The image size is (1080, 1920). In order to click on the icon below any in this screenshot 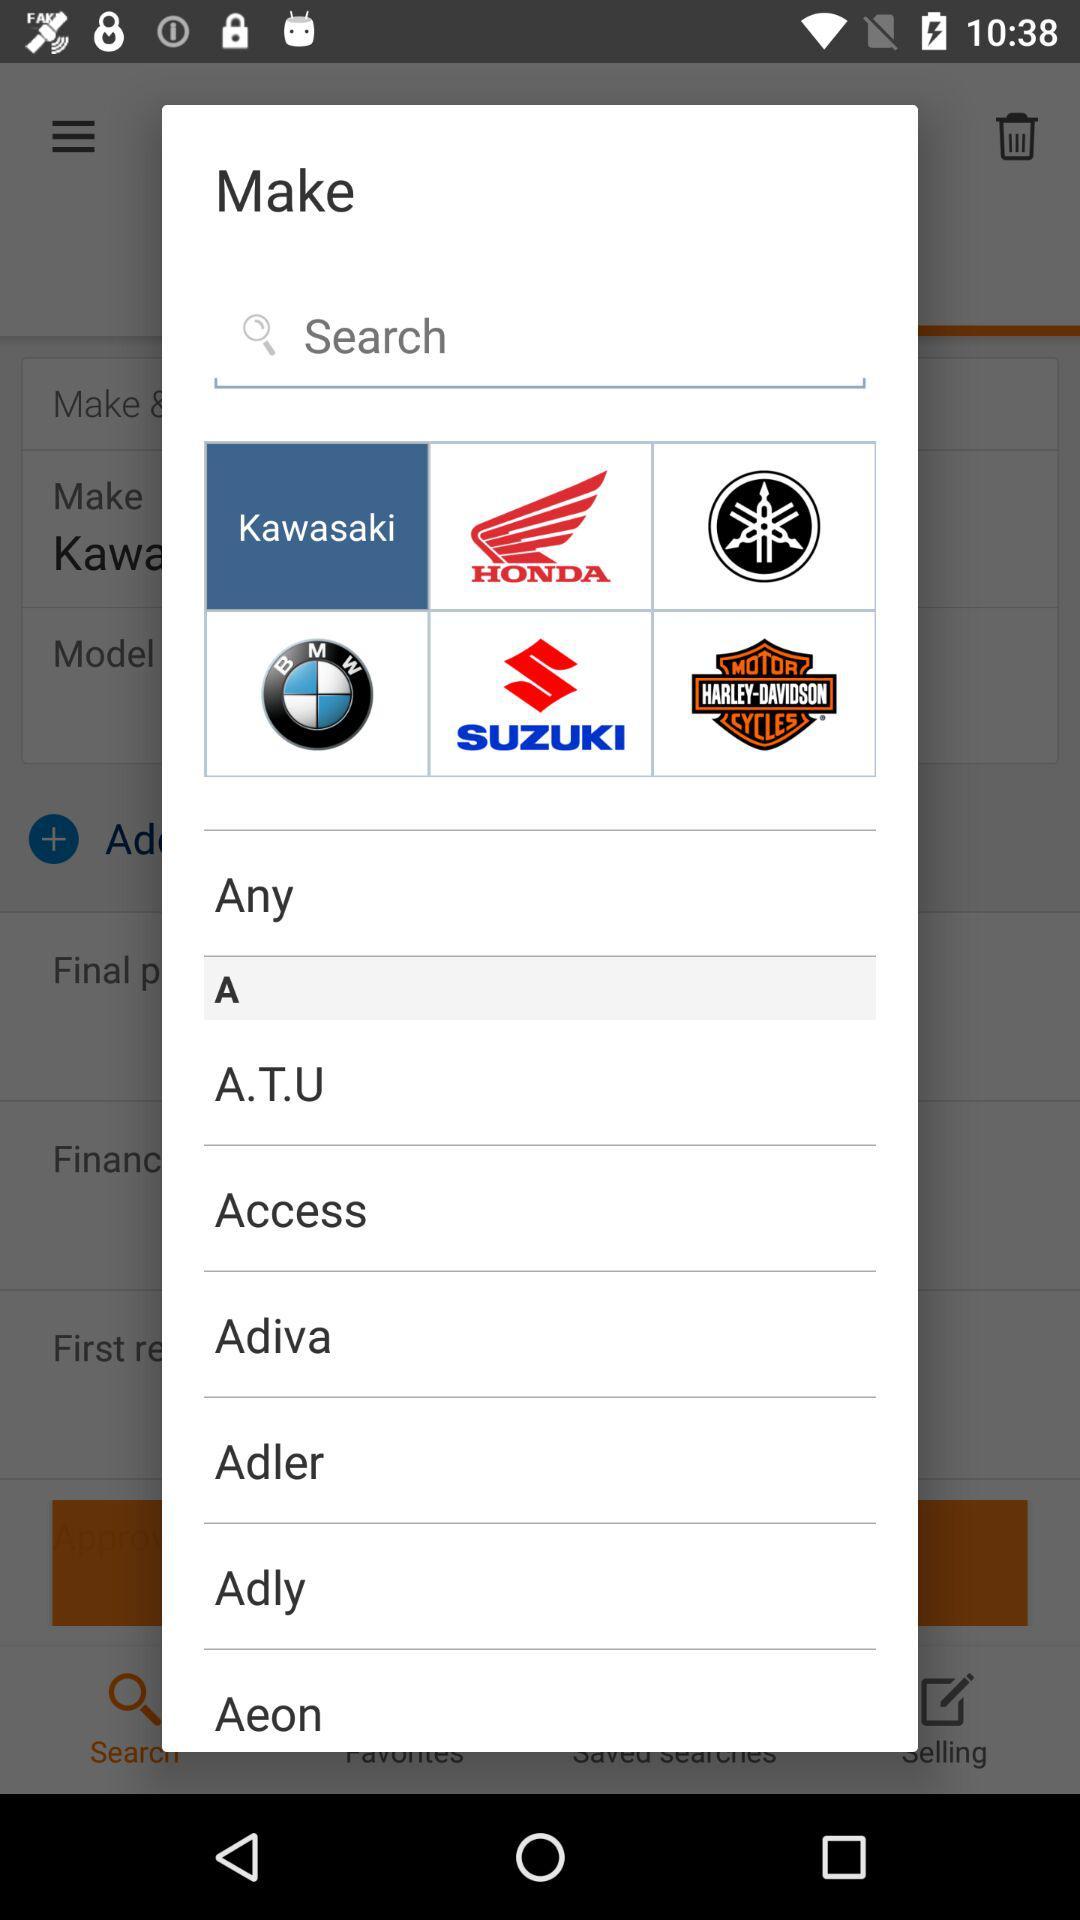, I will do `click(540, 955)`.